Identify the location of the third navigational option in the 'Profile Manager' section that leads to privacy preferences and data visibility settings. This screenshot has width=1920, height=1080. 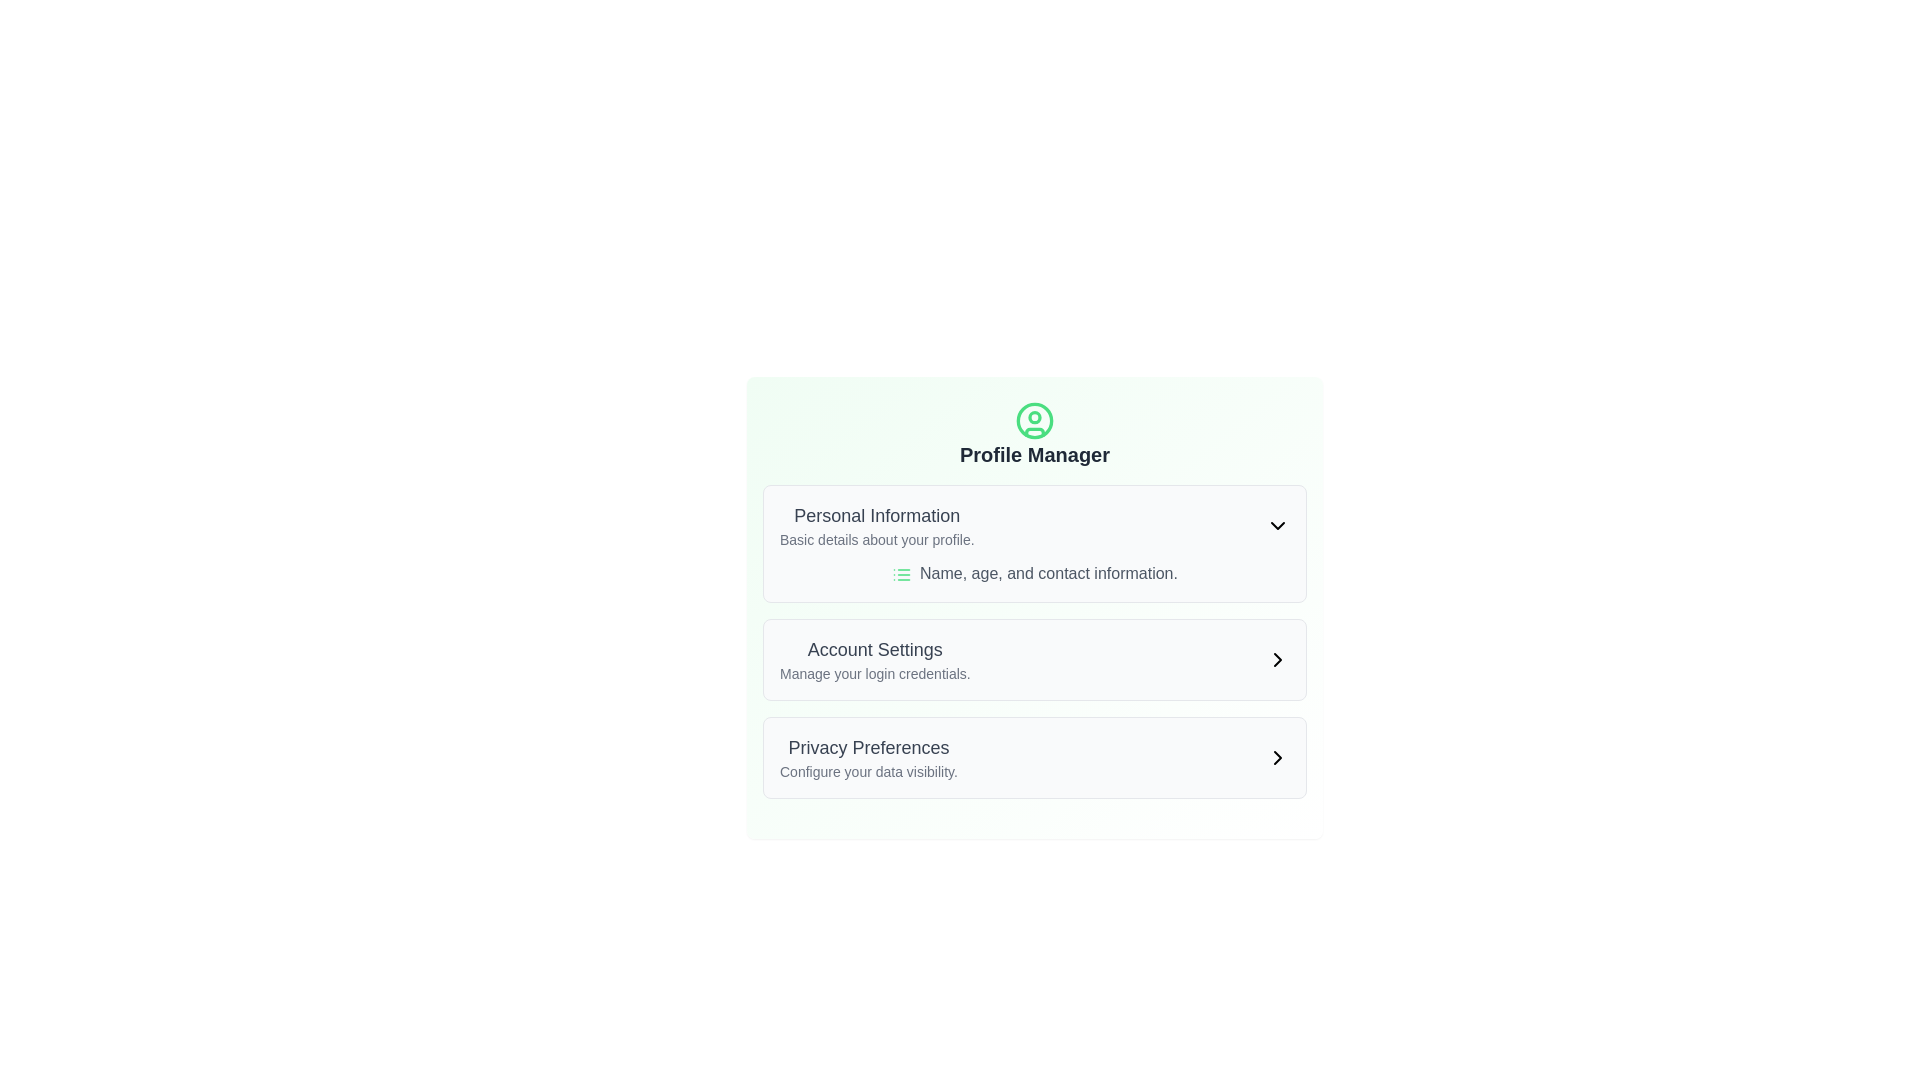
(1035, 758).